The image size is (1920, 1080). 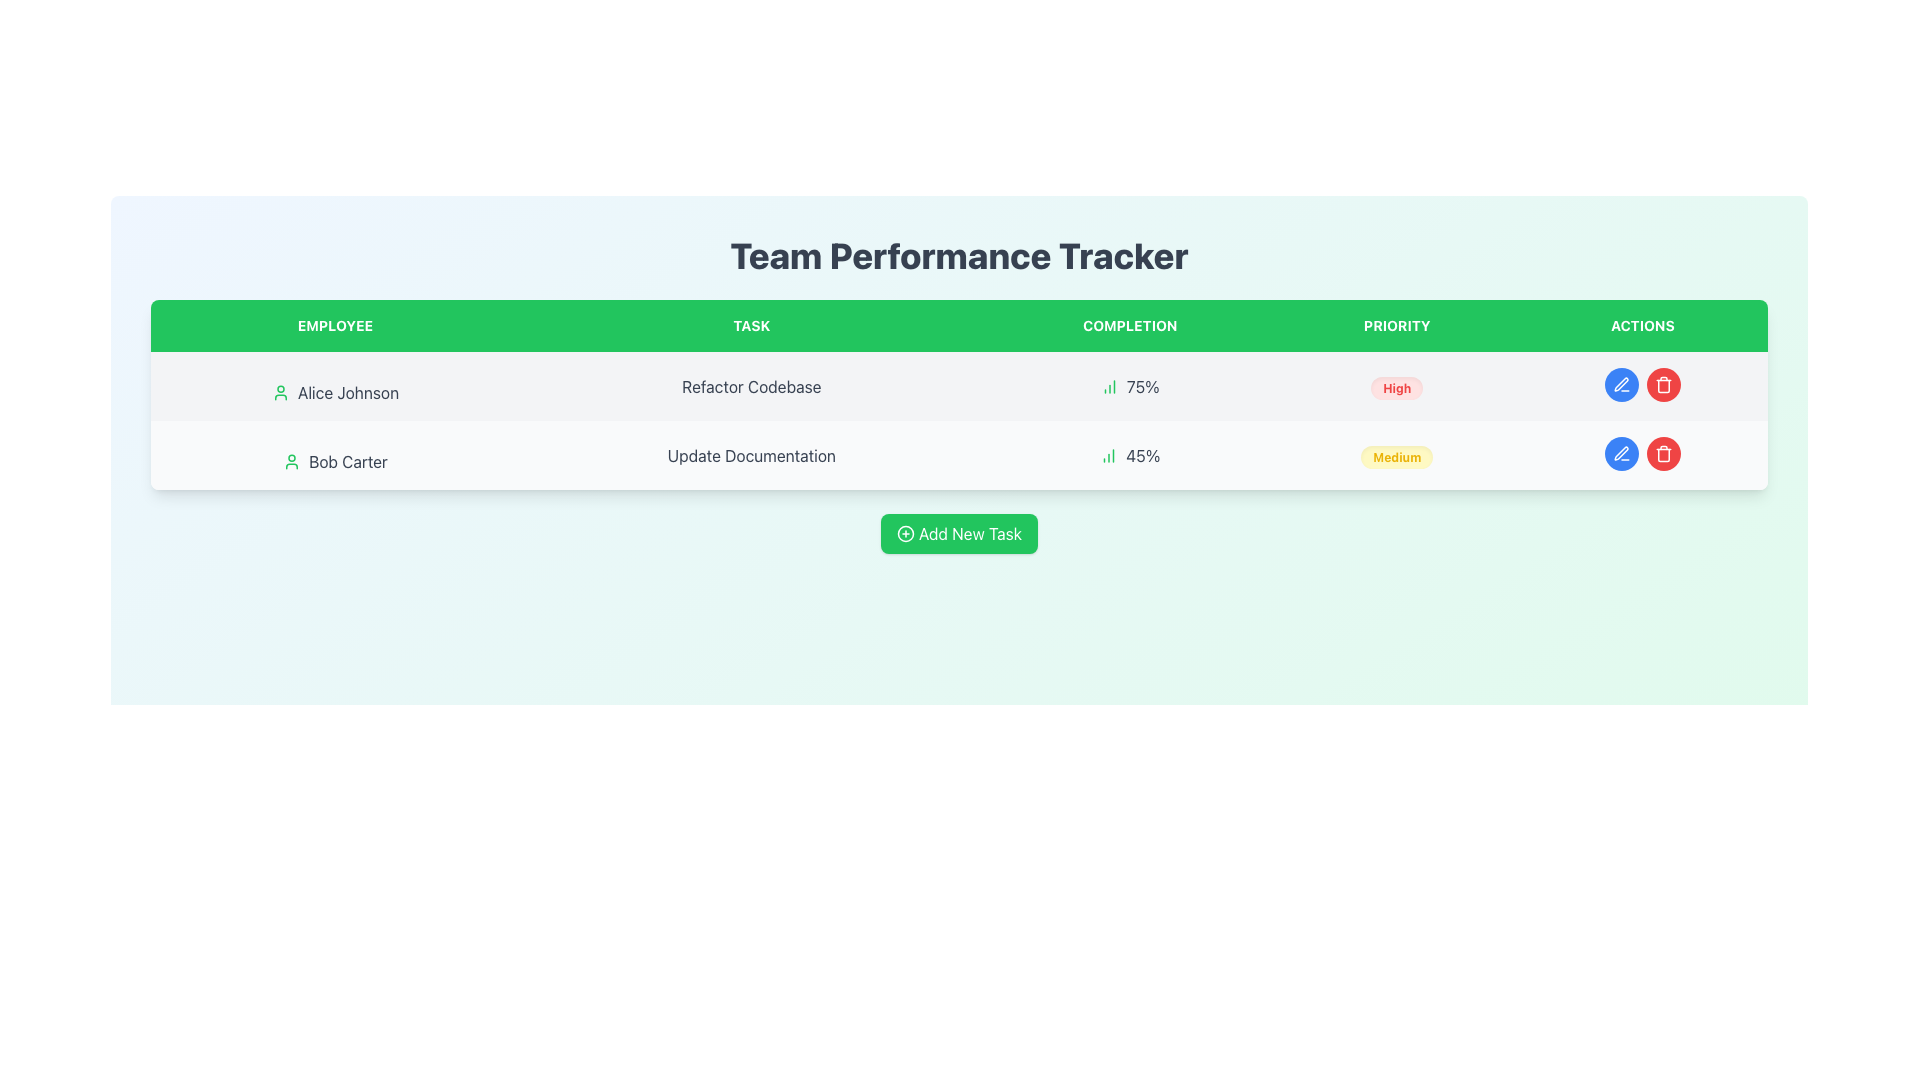 What do you see at coordinates (335, 325) in the screenshot?
I see `text from the 'Employee' header cell, which is the first cell in a horizontal header row with a green background` at bounding box center [335, 325].